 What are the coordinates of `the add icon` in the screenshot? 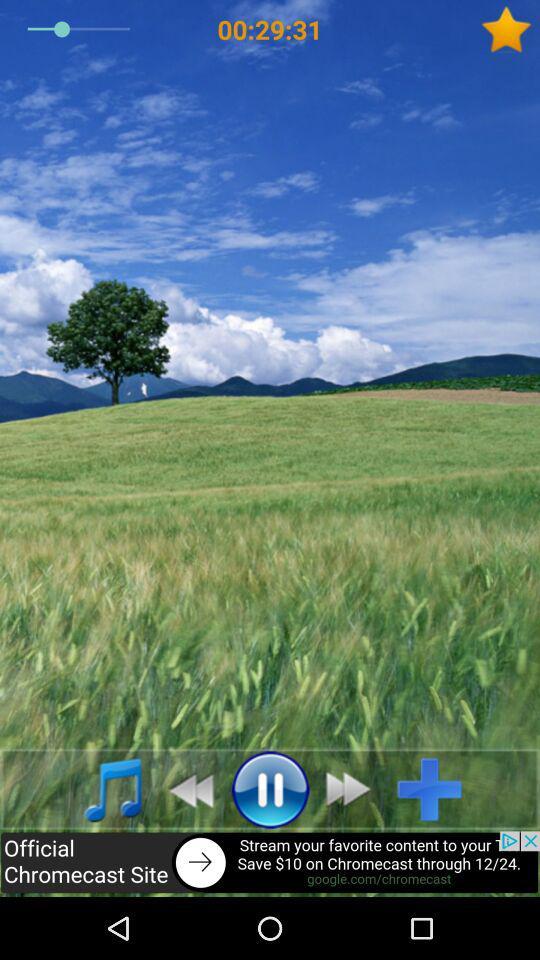 It's located at (436, 789).